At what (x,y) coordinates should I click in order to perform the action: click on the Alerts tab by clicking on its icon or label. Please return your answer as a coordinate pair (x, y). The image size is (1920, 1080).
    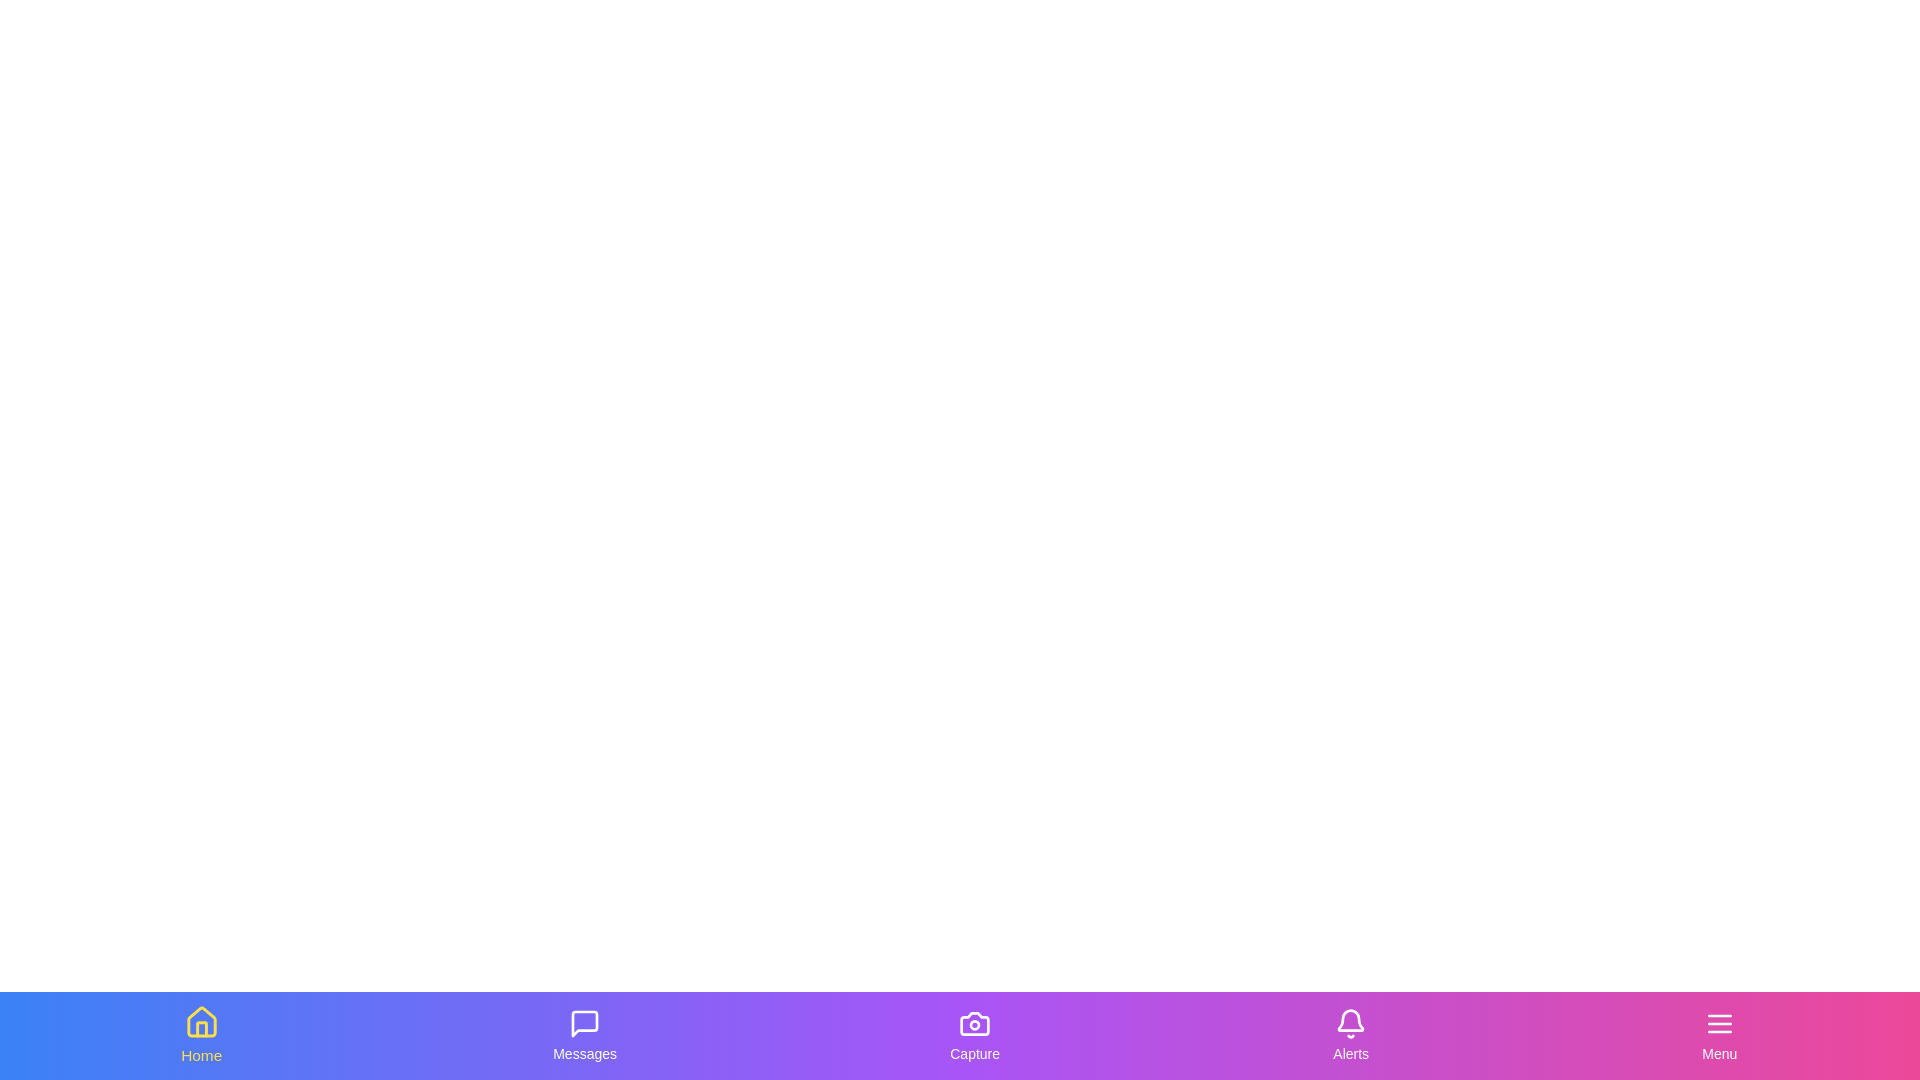
    Looking at the image, I should click on (1351, 1035).